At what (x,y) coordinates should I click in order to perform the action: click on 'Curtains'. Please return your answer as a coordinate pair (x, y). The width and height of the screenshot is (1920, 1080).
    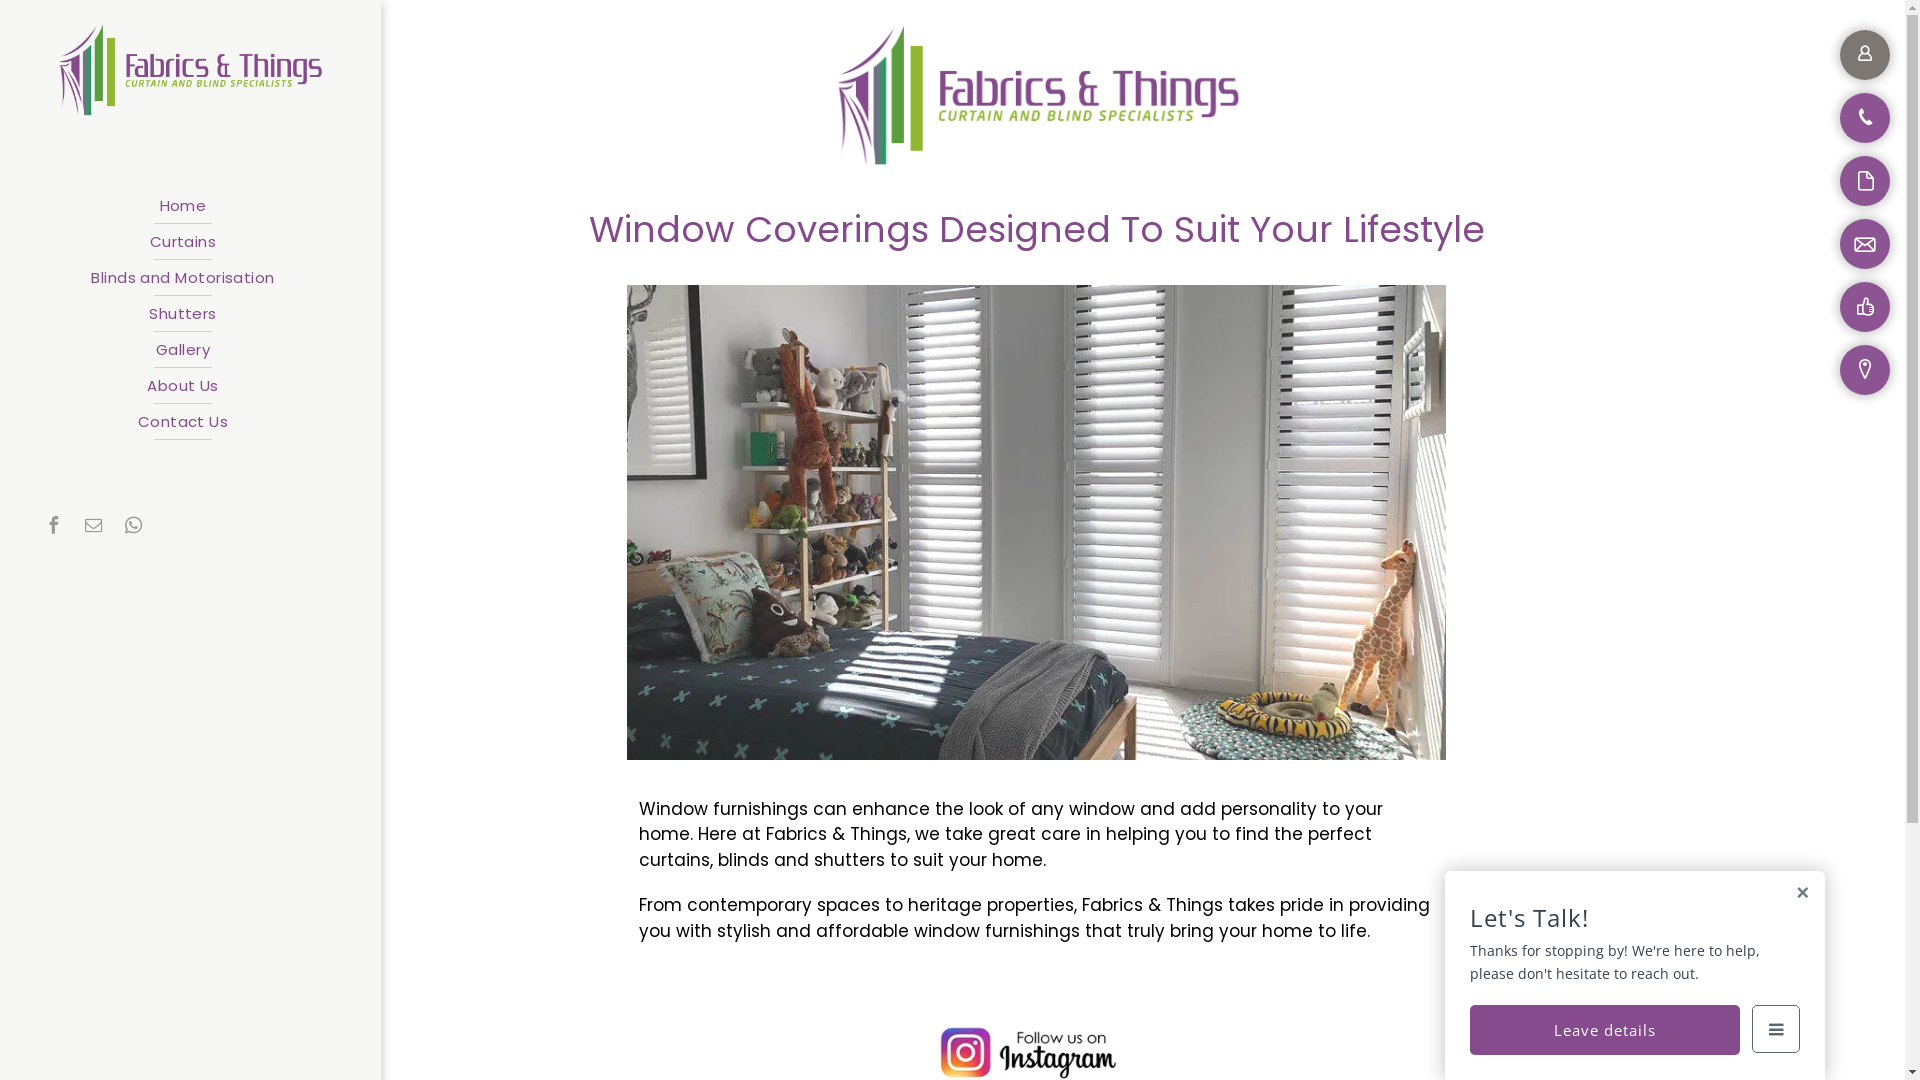
    Looking at the image, I should click on (182, 240).